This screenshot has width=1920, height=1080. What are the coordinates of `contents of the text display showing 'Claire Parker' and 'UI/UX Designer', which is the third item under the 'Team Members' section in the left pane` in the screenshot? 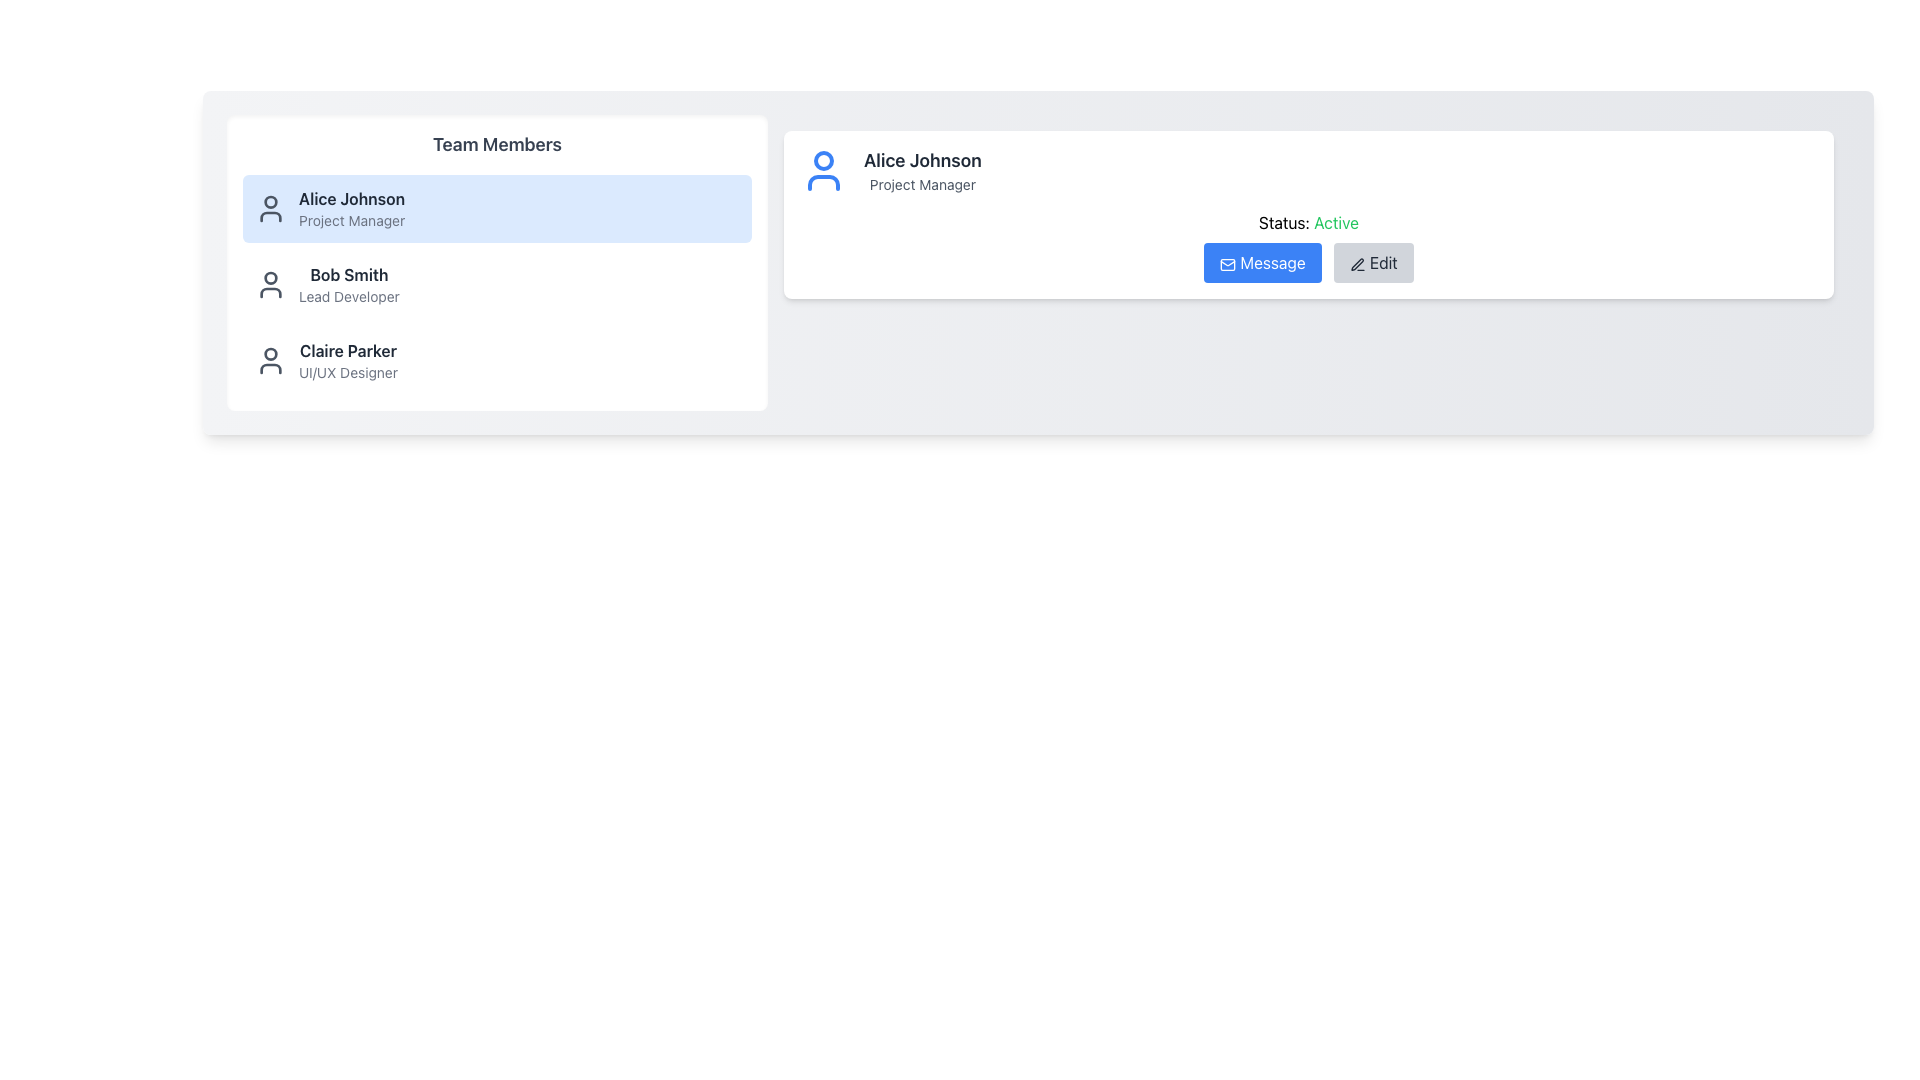 It's located at (348, 361).